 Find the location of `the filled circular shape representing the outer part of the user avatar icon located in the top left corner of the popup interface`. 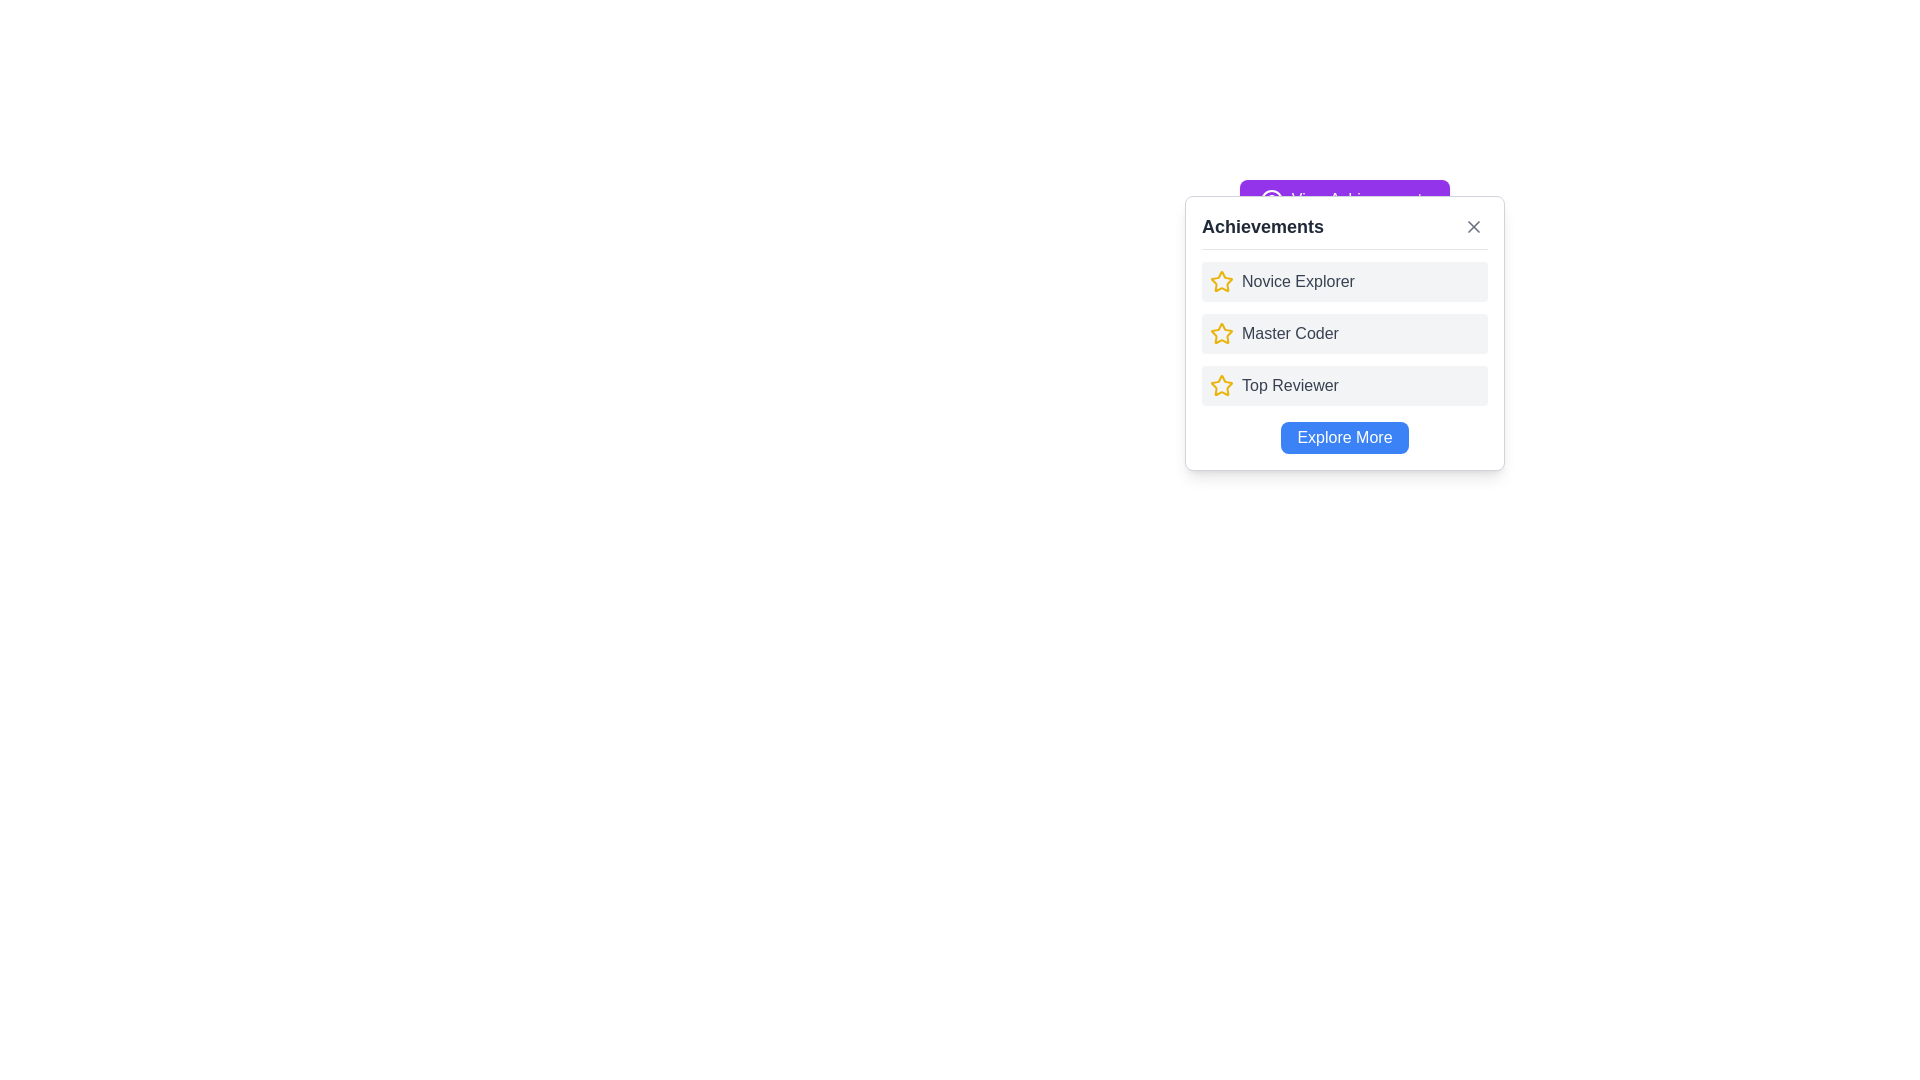

the filled circular shape representing the outer part of the user avatar icon located in the top left corner of the popup interface is located at coordinates (1270, 200).